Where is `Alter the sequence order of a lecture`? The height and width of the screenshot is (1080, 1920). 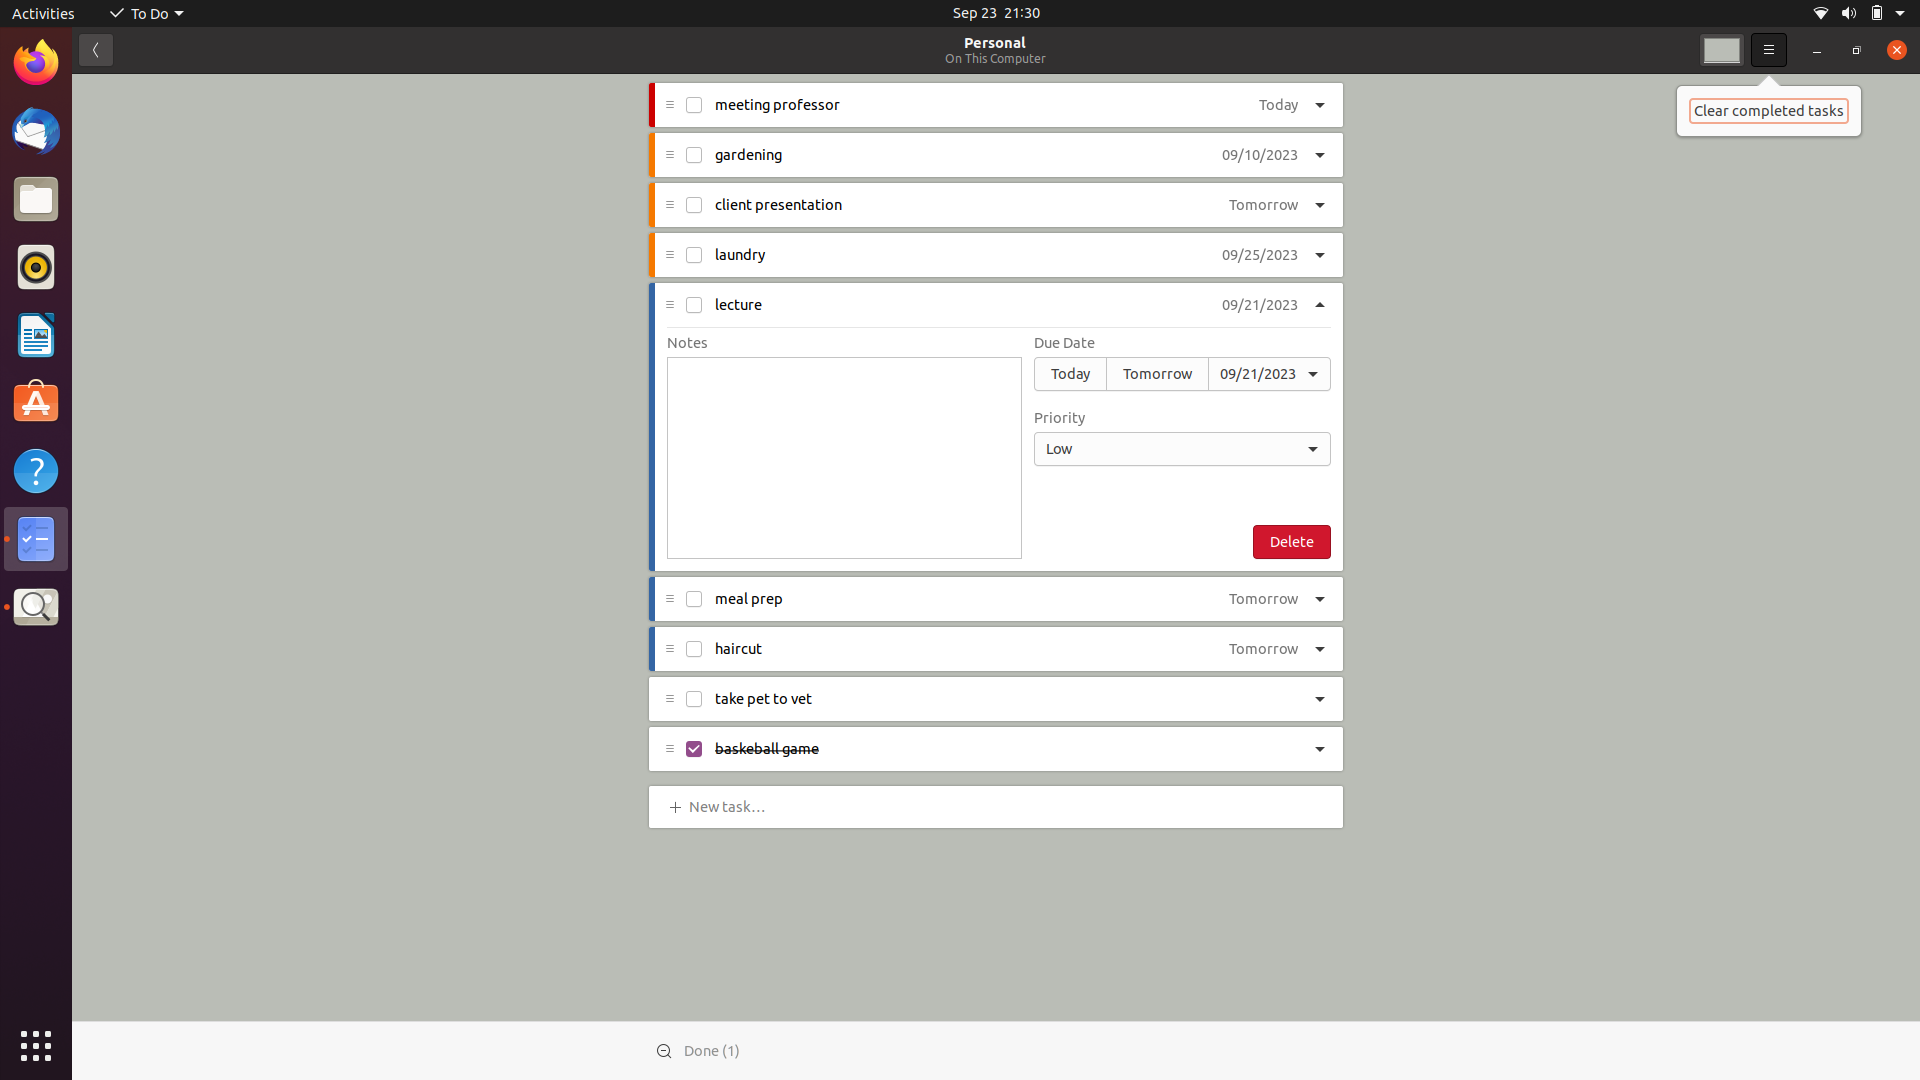
Alter the sequence order of a lecture is located at coordinates (1182, 447).